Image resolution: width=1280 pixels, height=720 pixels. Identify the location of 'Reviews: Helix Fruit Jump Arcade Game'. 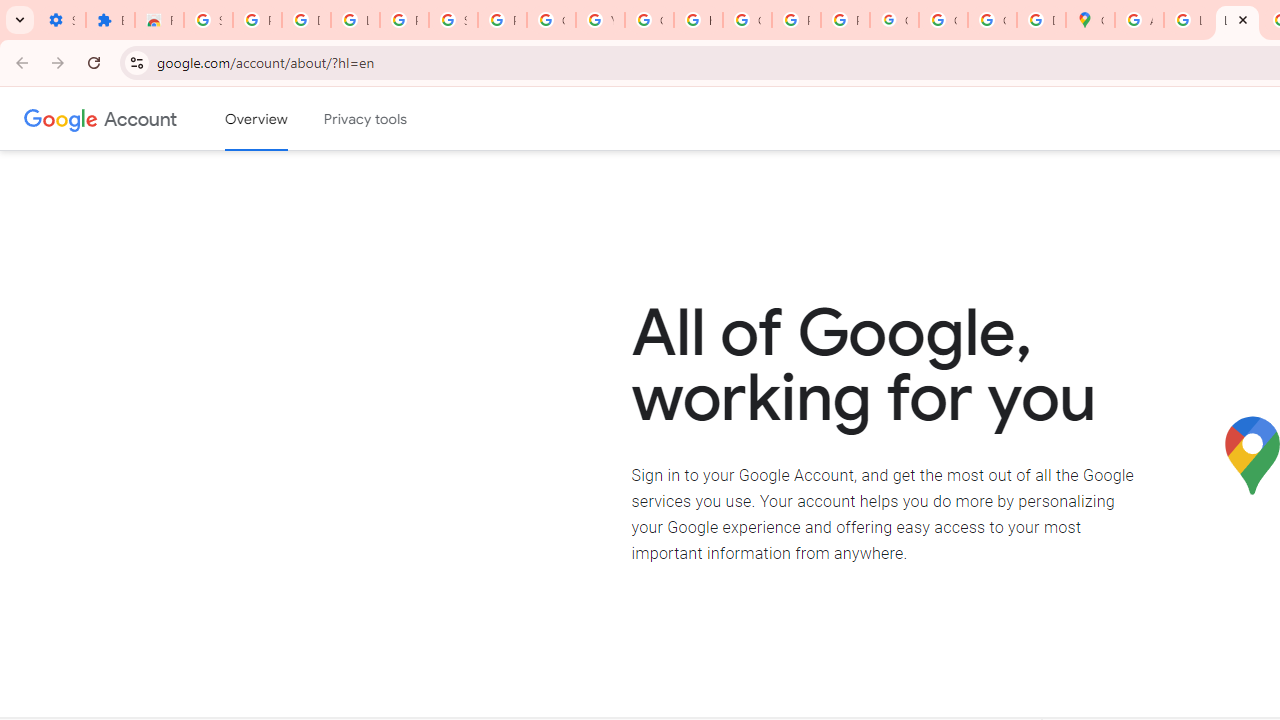
(158, 20).